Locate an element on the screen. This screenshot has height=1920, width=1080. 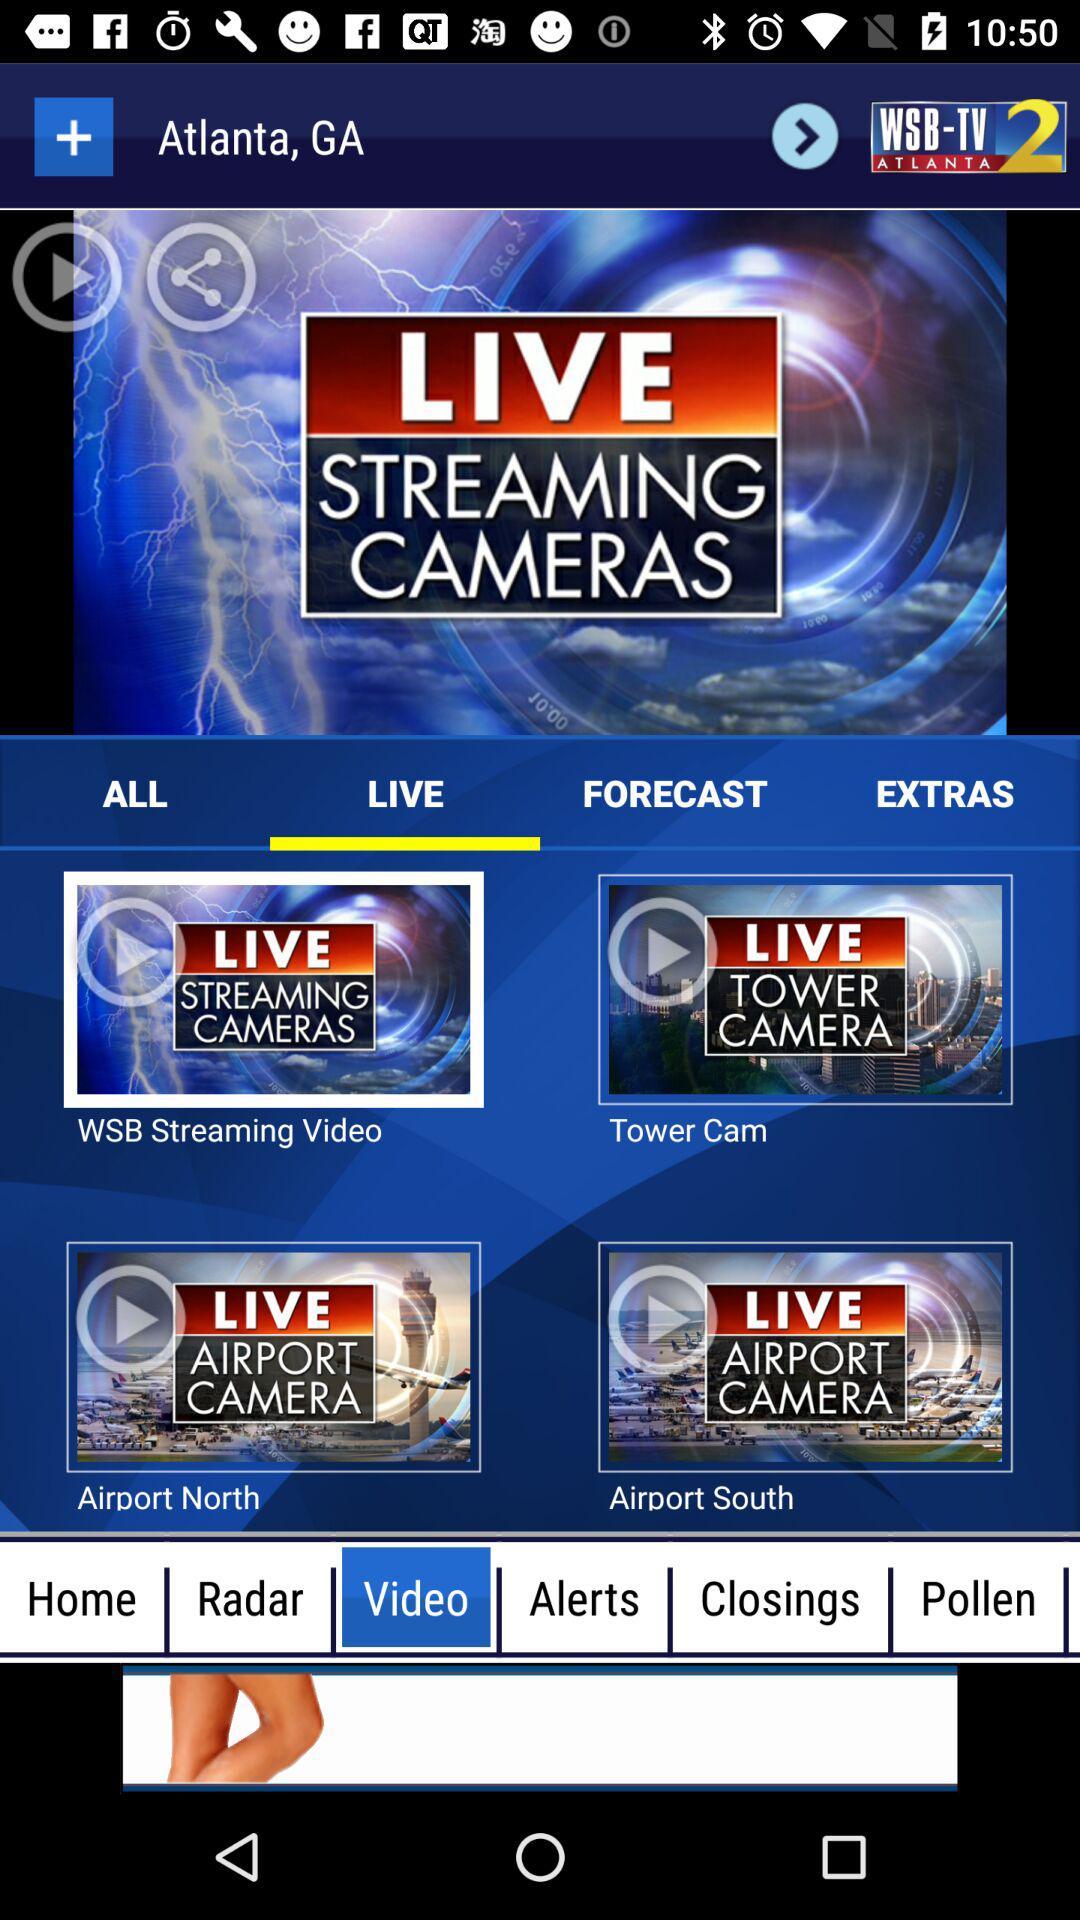
streaming camera is located at coordinates (72, 135).